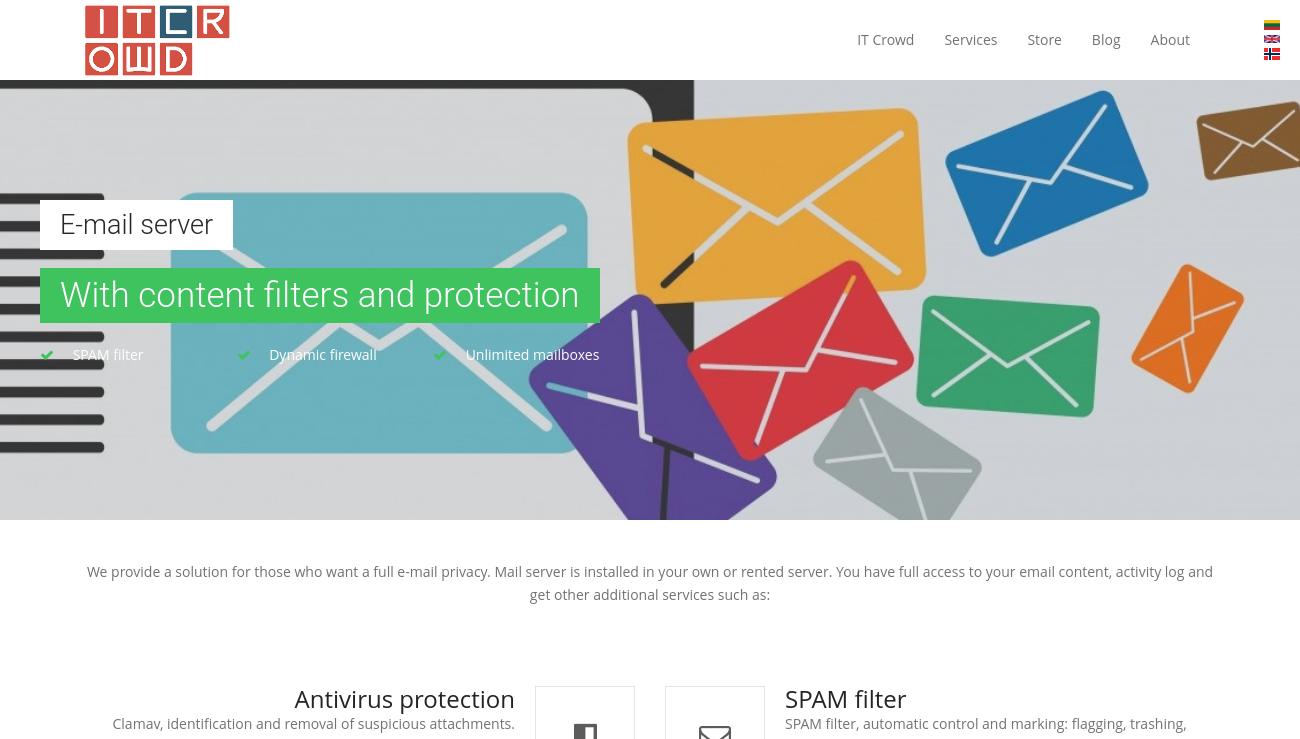  Describe the element at coordinates (404, 697) in the screenshot. I see `'Antivirus protection'` at that location.